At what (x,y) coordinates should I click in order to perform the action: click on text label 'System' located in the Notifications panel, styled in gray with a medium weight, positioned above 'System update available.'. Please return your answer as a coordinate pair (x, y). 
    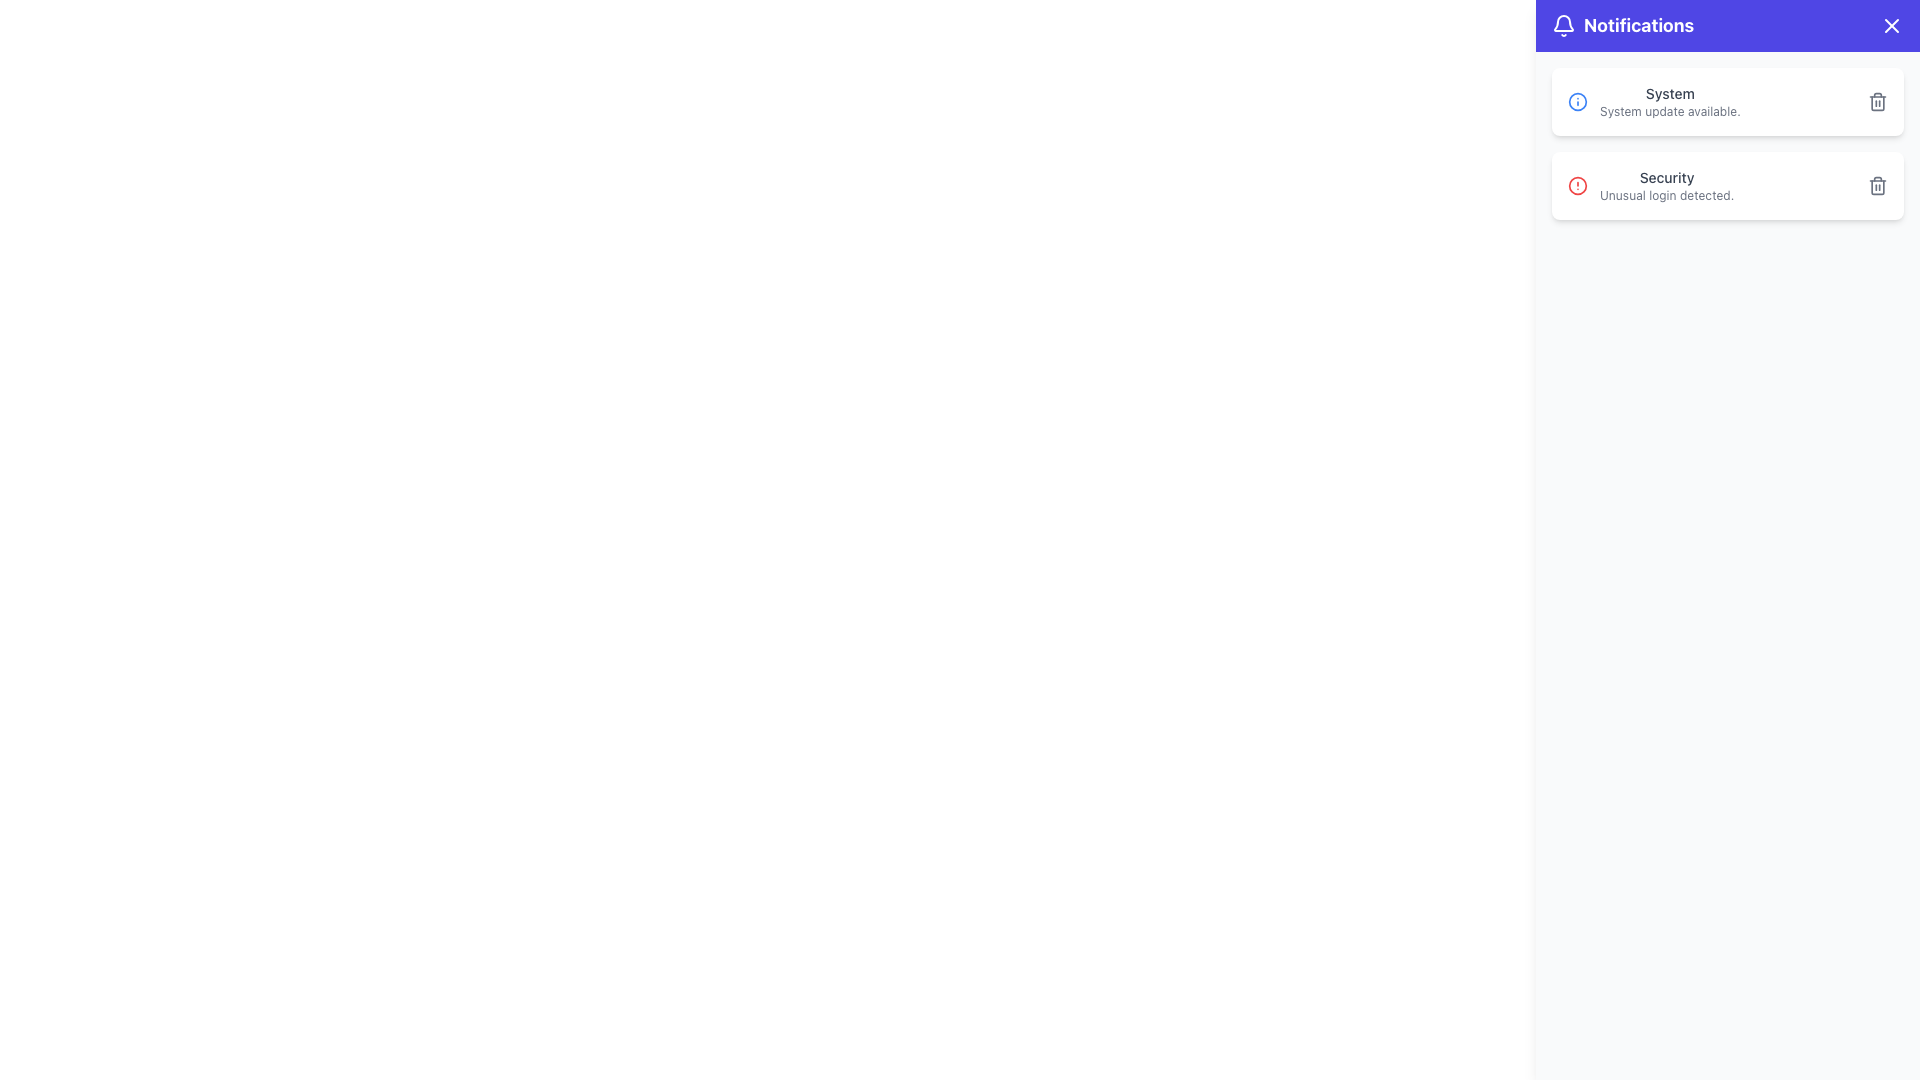
    Looking at the image, I should click on (1670, 93).